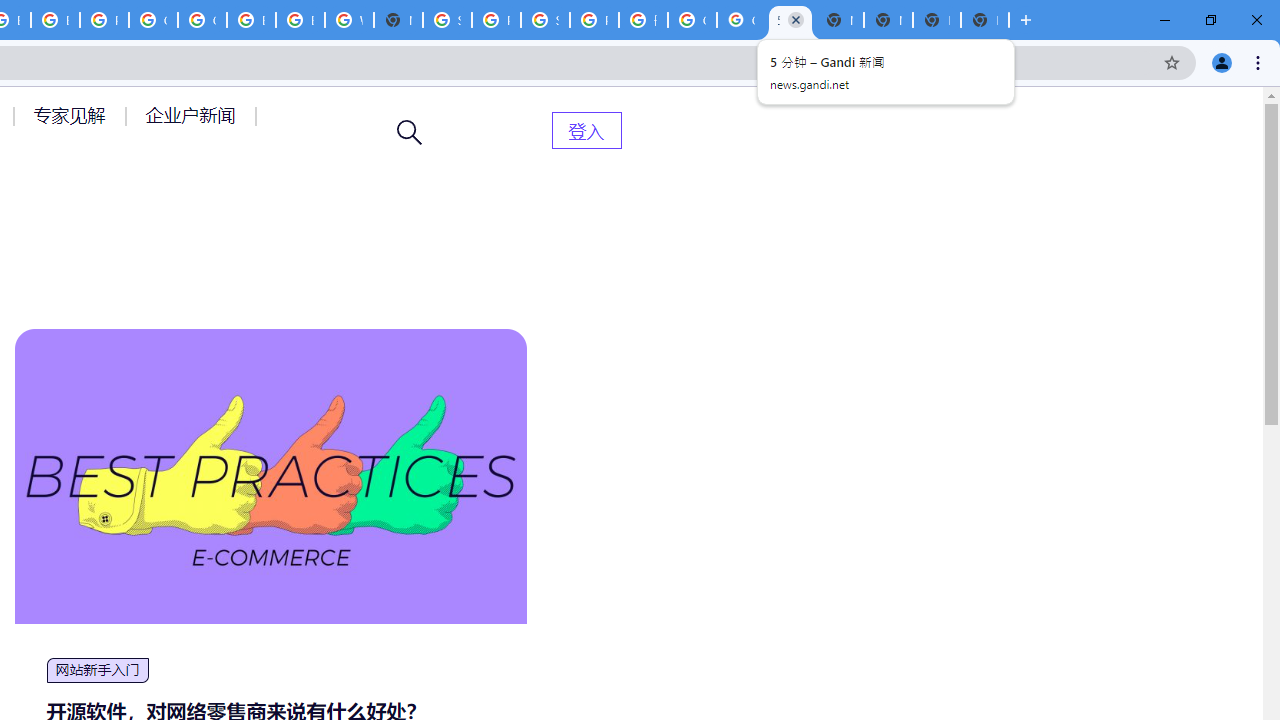  Describe the element at coordinates (409, 132) in the screenshot. I see `'Open search form'` at that location.